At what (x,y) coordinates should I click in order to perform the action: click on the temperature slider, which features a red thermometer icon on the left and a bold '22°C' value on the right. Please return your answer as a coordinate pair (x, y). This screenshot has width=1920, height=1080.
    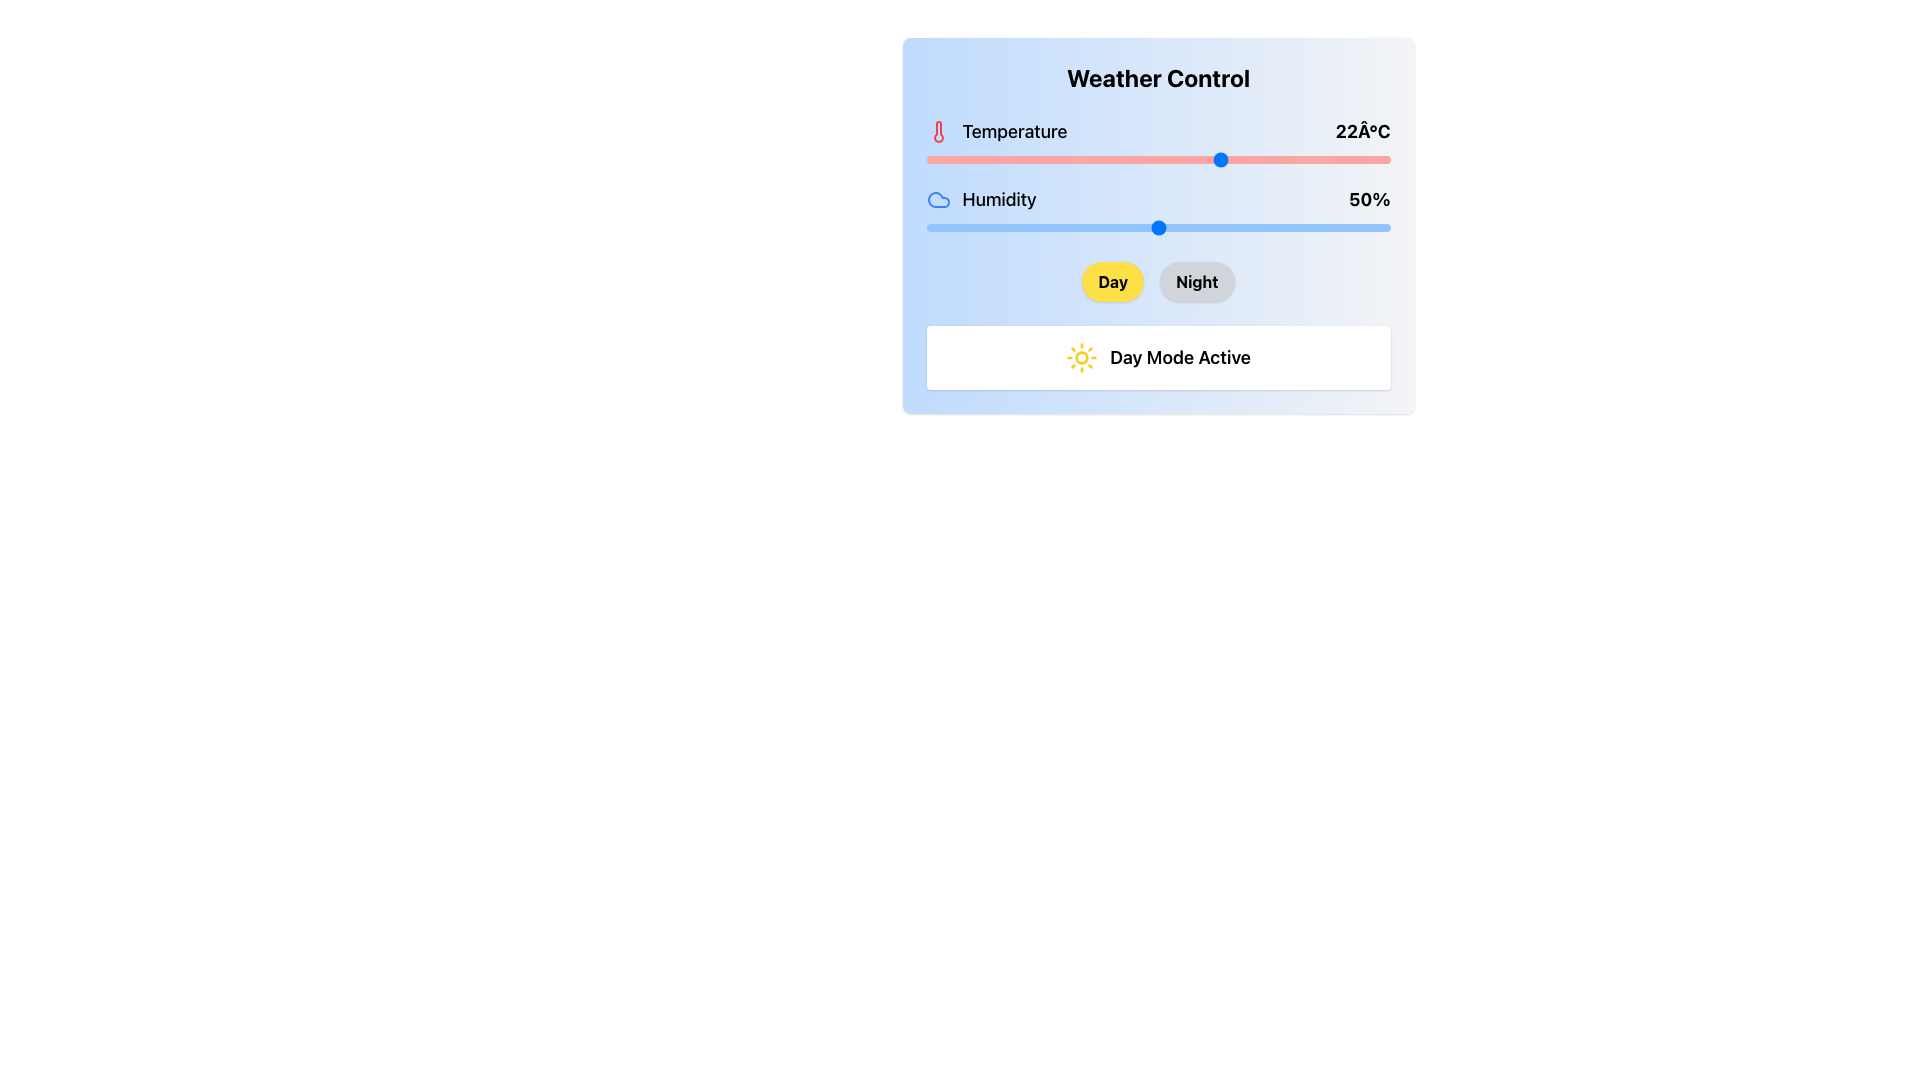
    Looking at the image, I should click on (1158, 142).